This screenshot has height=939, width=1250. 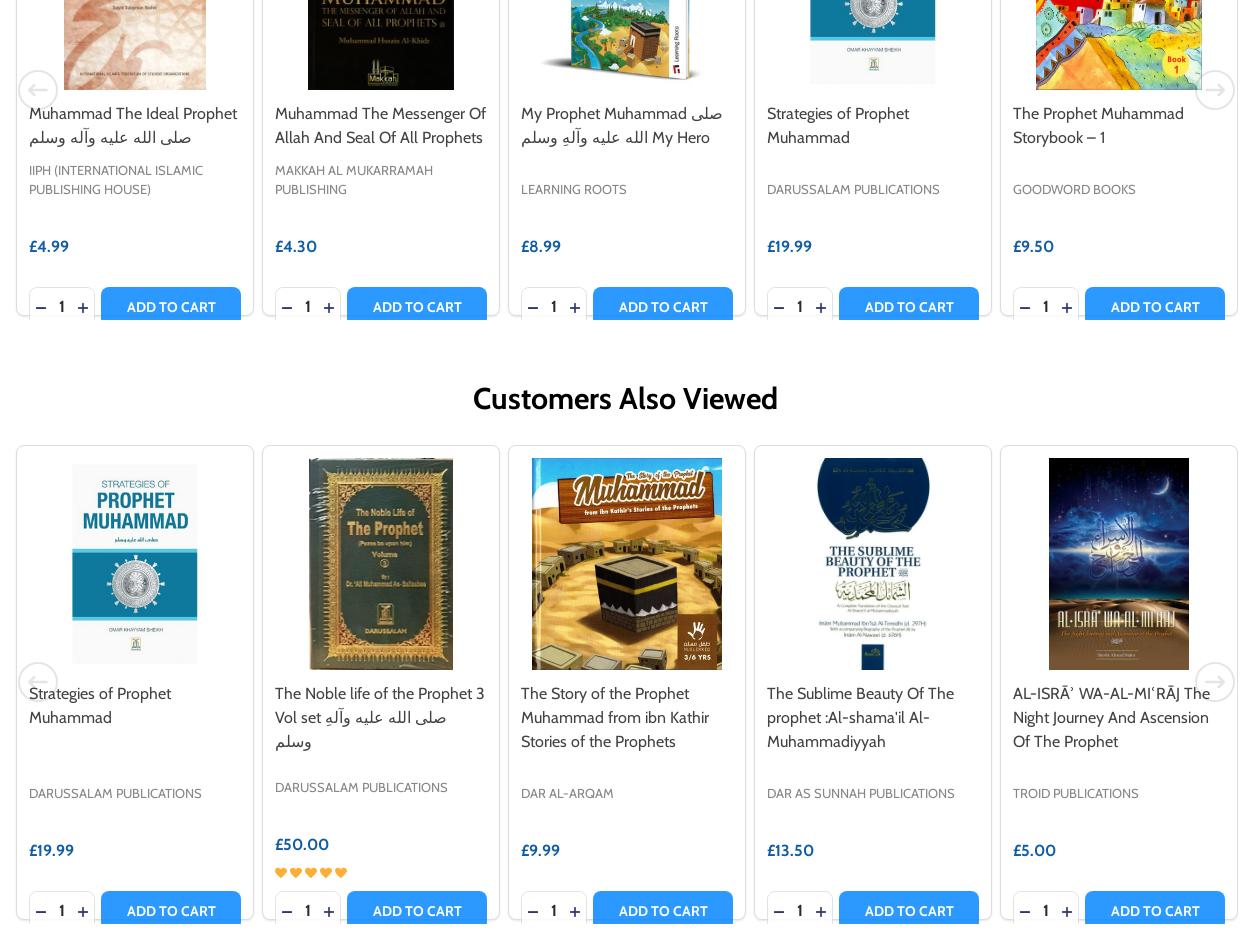 What do you see at coordinates (521, 716) in the screenshot?
I see `'The Story of the Prophet Muhammad from ibn Kathir Stories of the Prophets'` at bounding box center [521, 716].